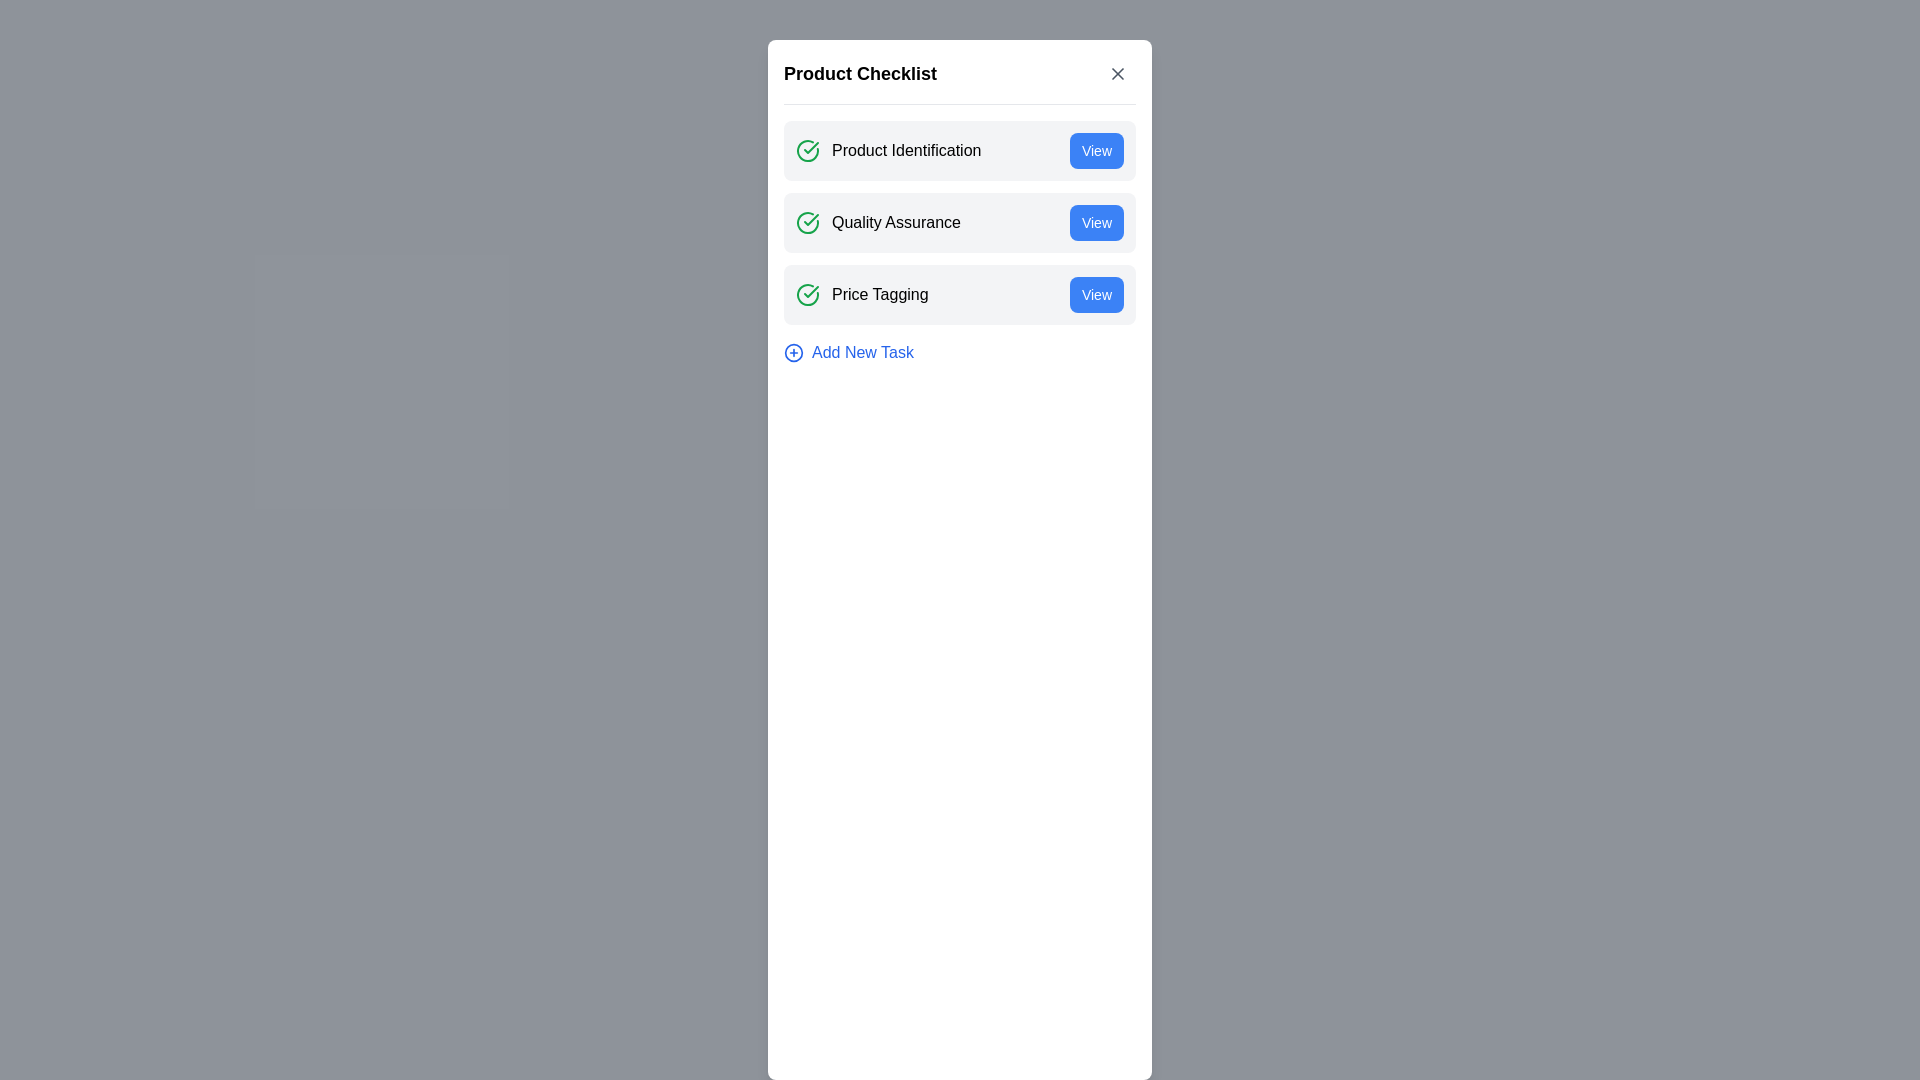 This screenshot has height=1080, width=1920. What do you see at coordinates (1117, 72) in the screenshot?
I see `the close icon located in the top right corner of the component's header section, adjacent to the header text 'Product Checklist'` at bounding box center [1117, 72].